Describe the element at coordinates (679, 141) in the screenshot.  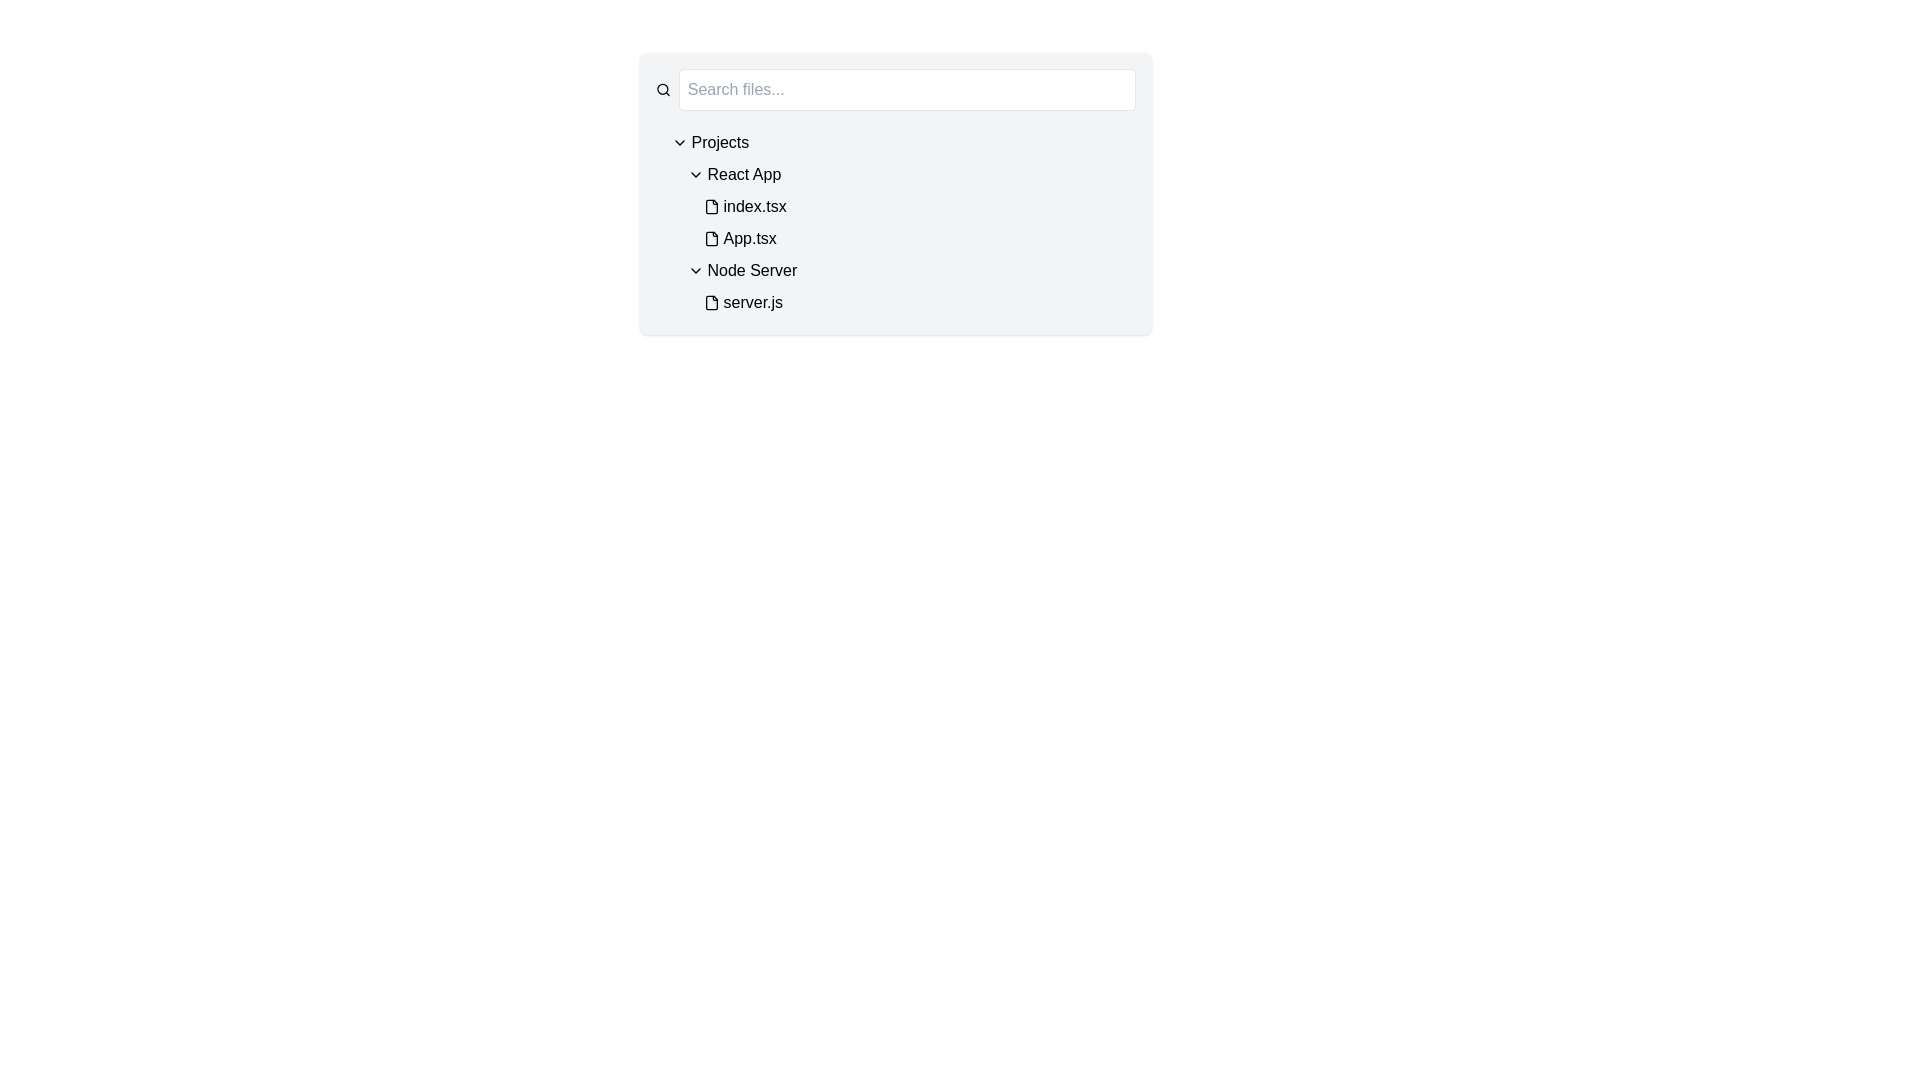
I see `the dropdown toggle icon located at the leftmost side of the 'Projects' entry in the navigation menu` at that location.